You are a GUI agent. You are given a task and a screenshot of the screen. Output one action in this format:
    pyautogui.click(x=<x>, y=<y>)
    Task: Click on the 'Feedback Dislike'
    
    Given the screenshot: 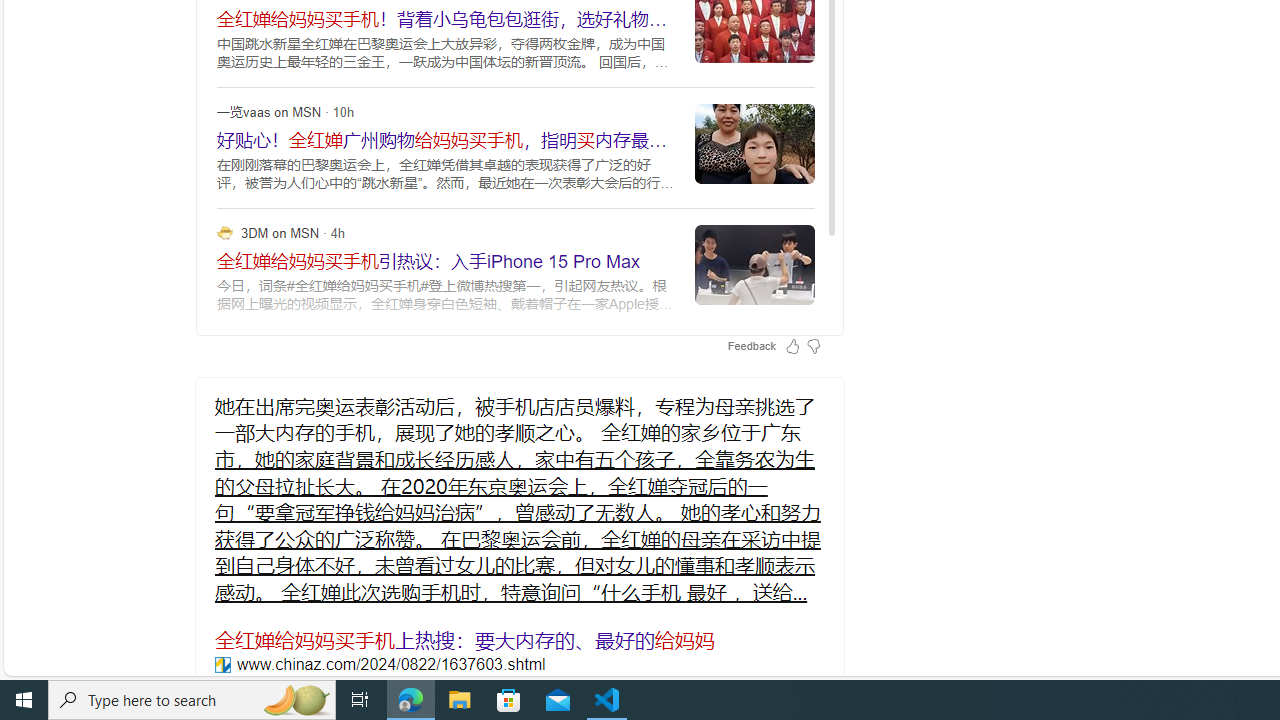 What is the action you would take?
    pyautogui.click(x=813, y=344)
    